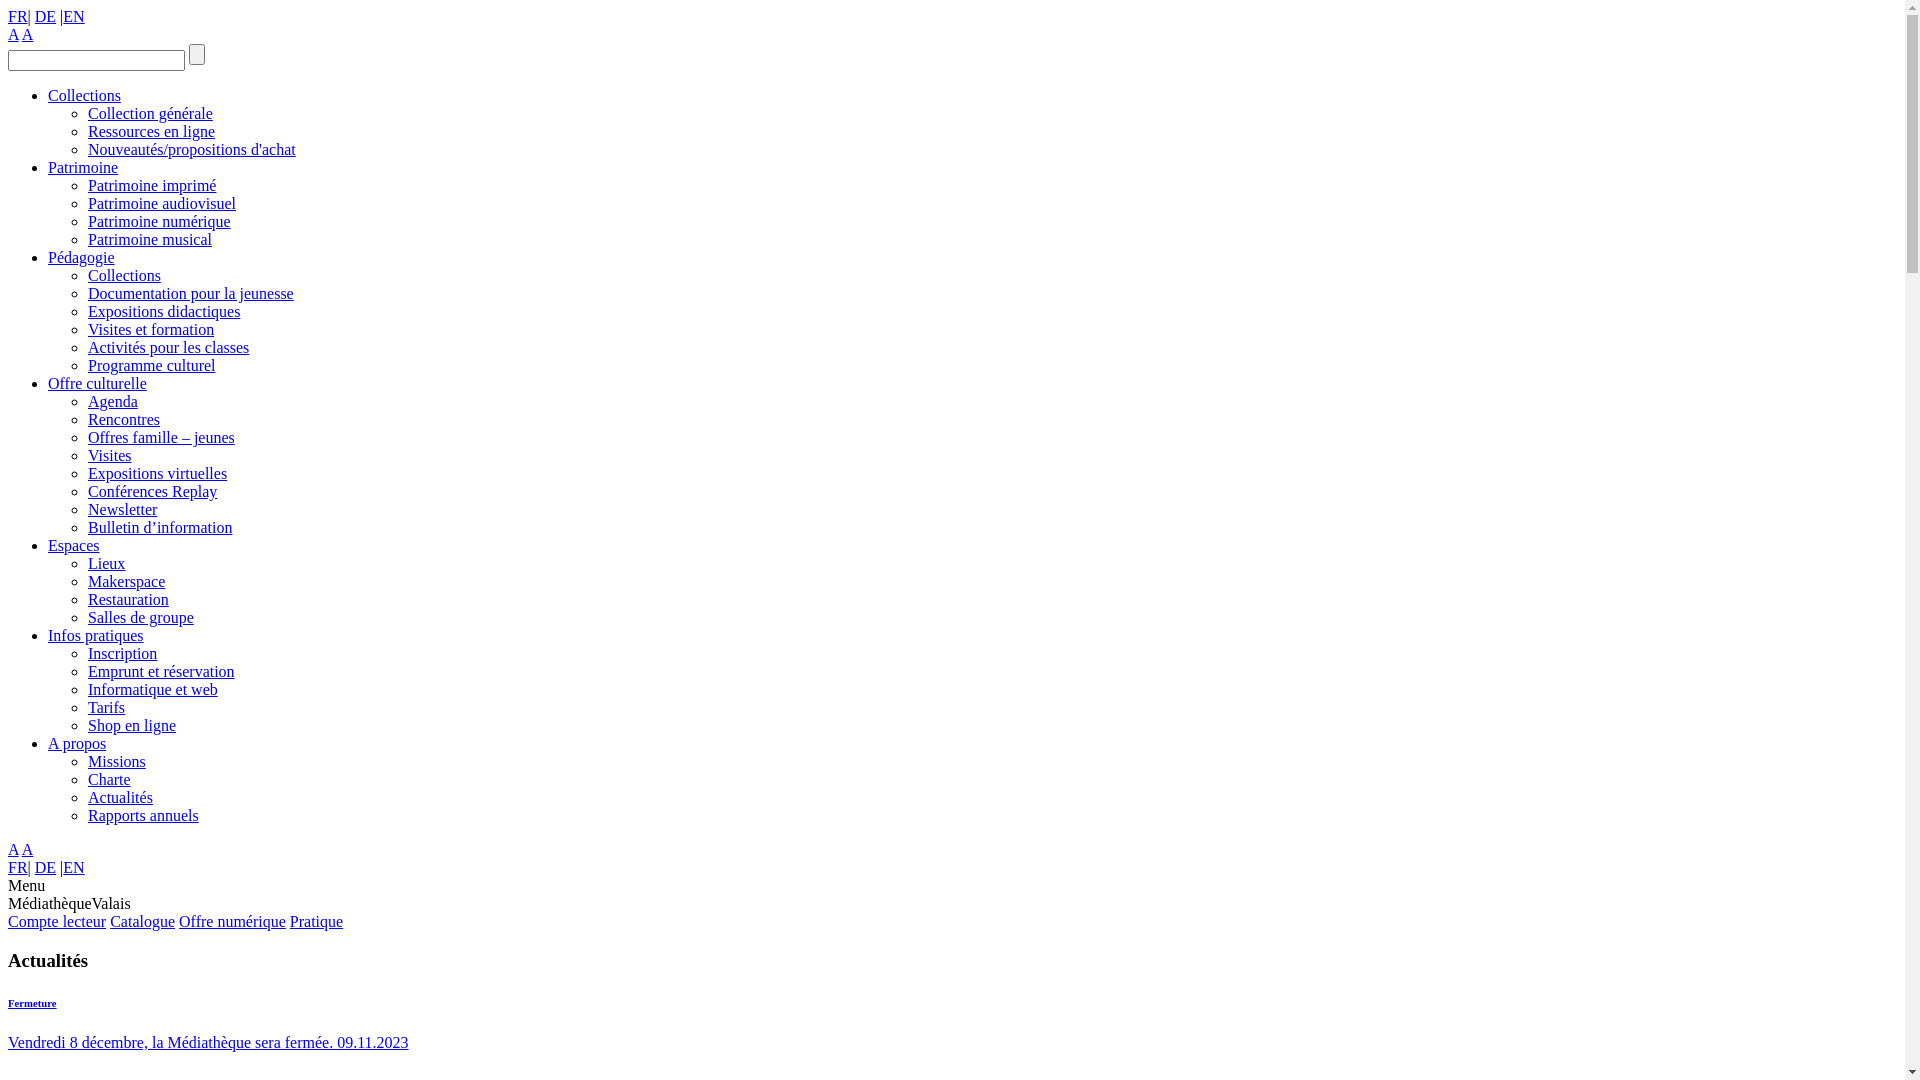 The image size is (1920, 1080). I want to click on 'Shop en ligne', so click(86, 725).